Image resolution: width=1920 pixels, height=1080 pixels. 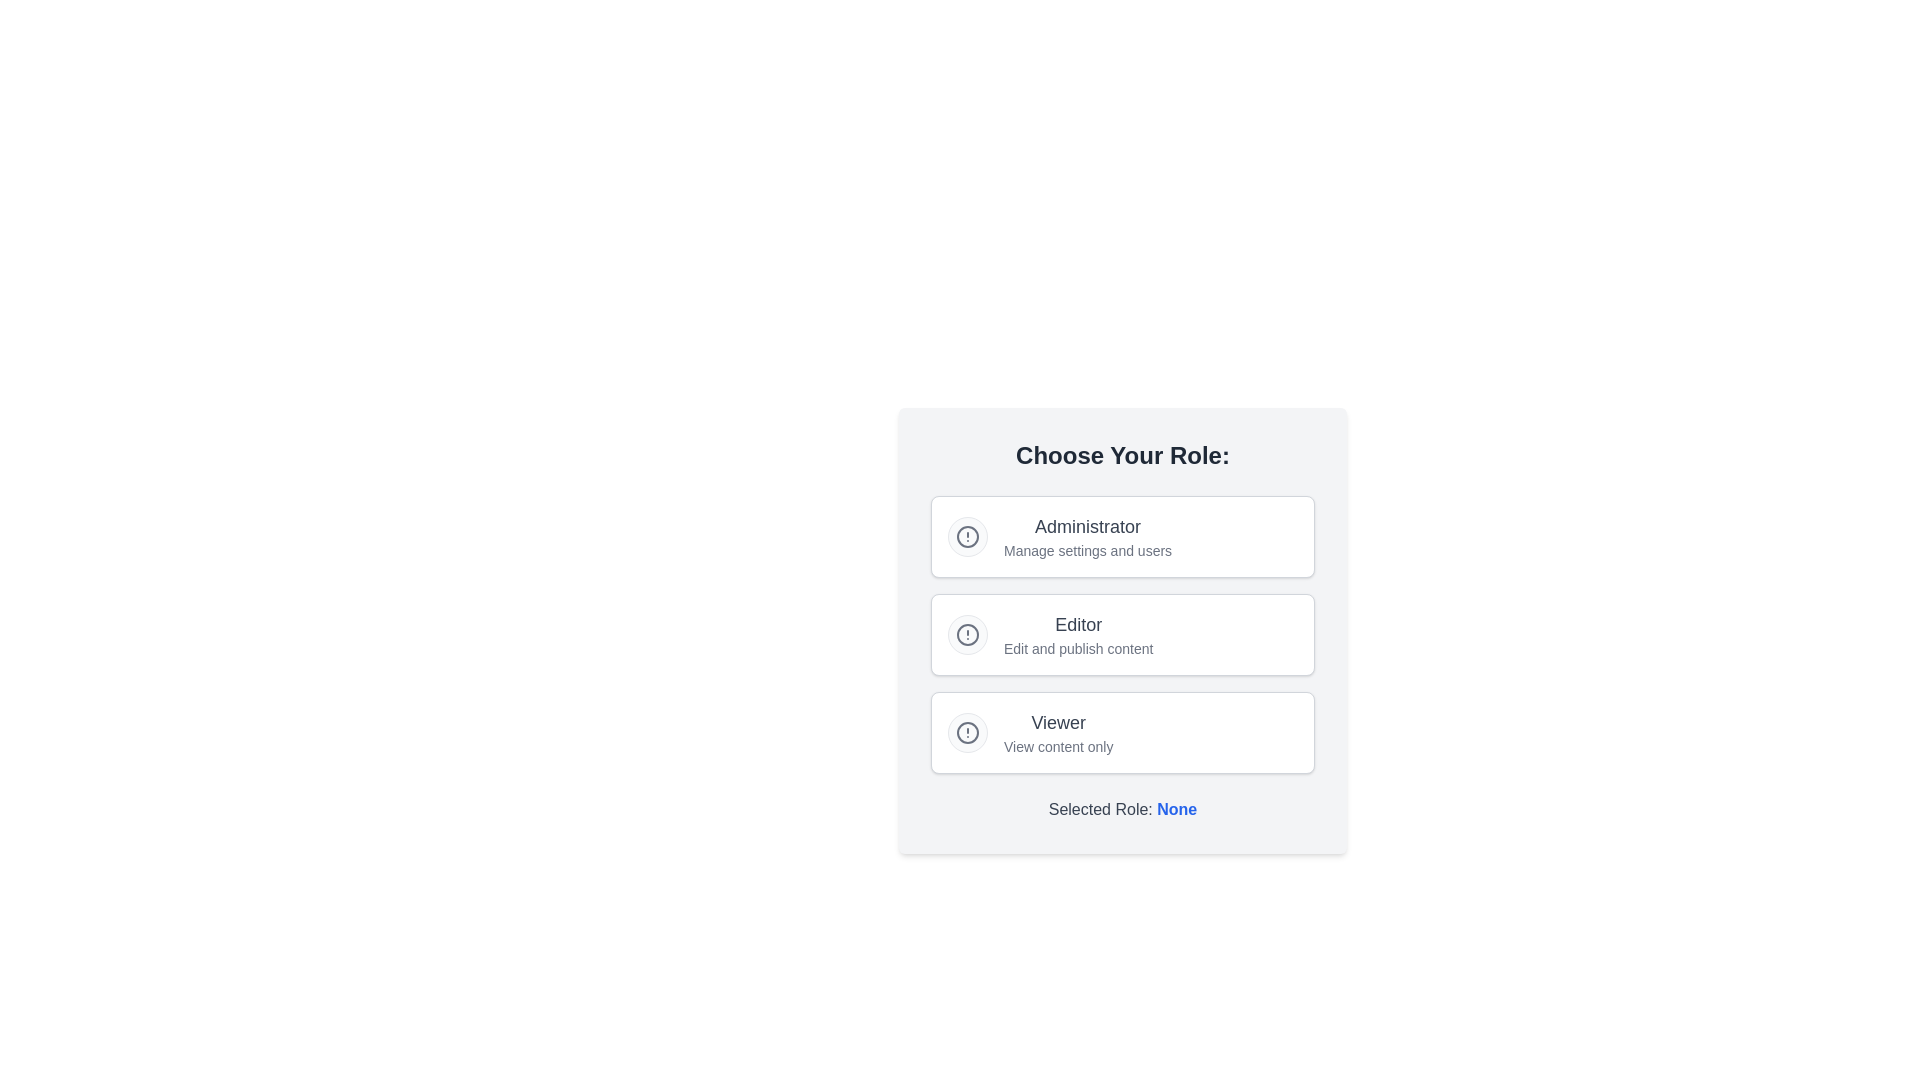 I want to click on the informational icon located centrally within the 'Viewer' role option, so click(x=968, y=732).